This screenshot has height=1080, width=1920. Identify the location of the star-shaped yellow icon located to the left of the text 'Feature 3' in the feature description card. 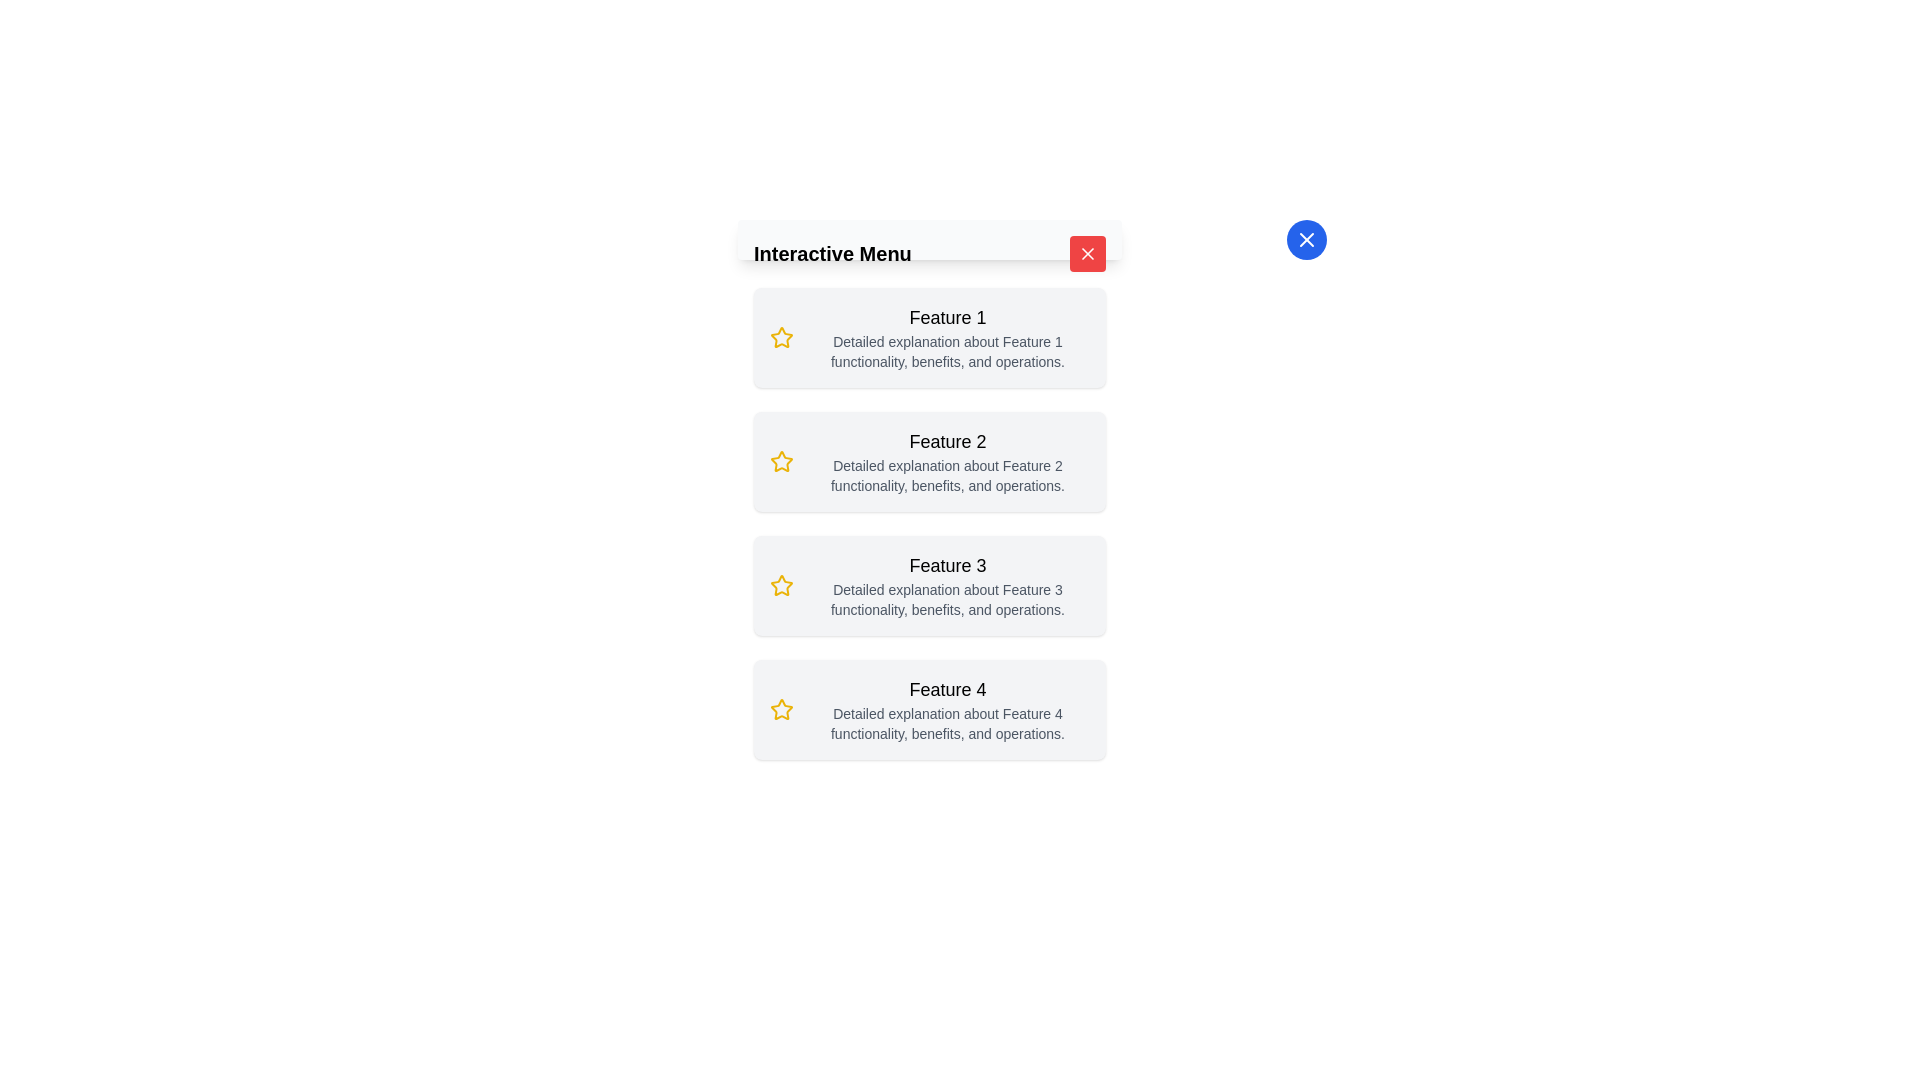
(781, 585).